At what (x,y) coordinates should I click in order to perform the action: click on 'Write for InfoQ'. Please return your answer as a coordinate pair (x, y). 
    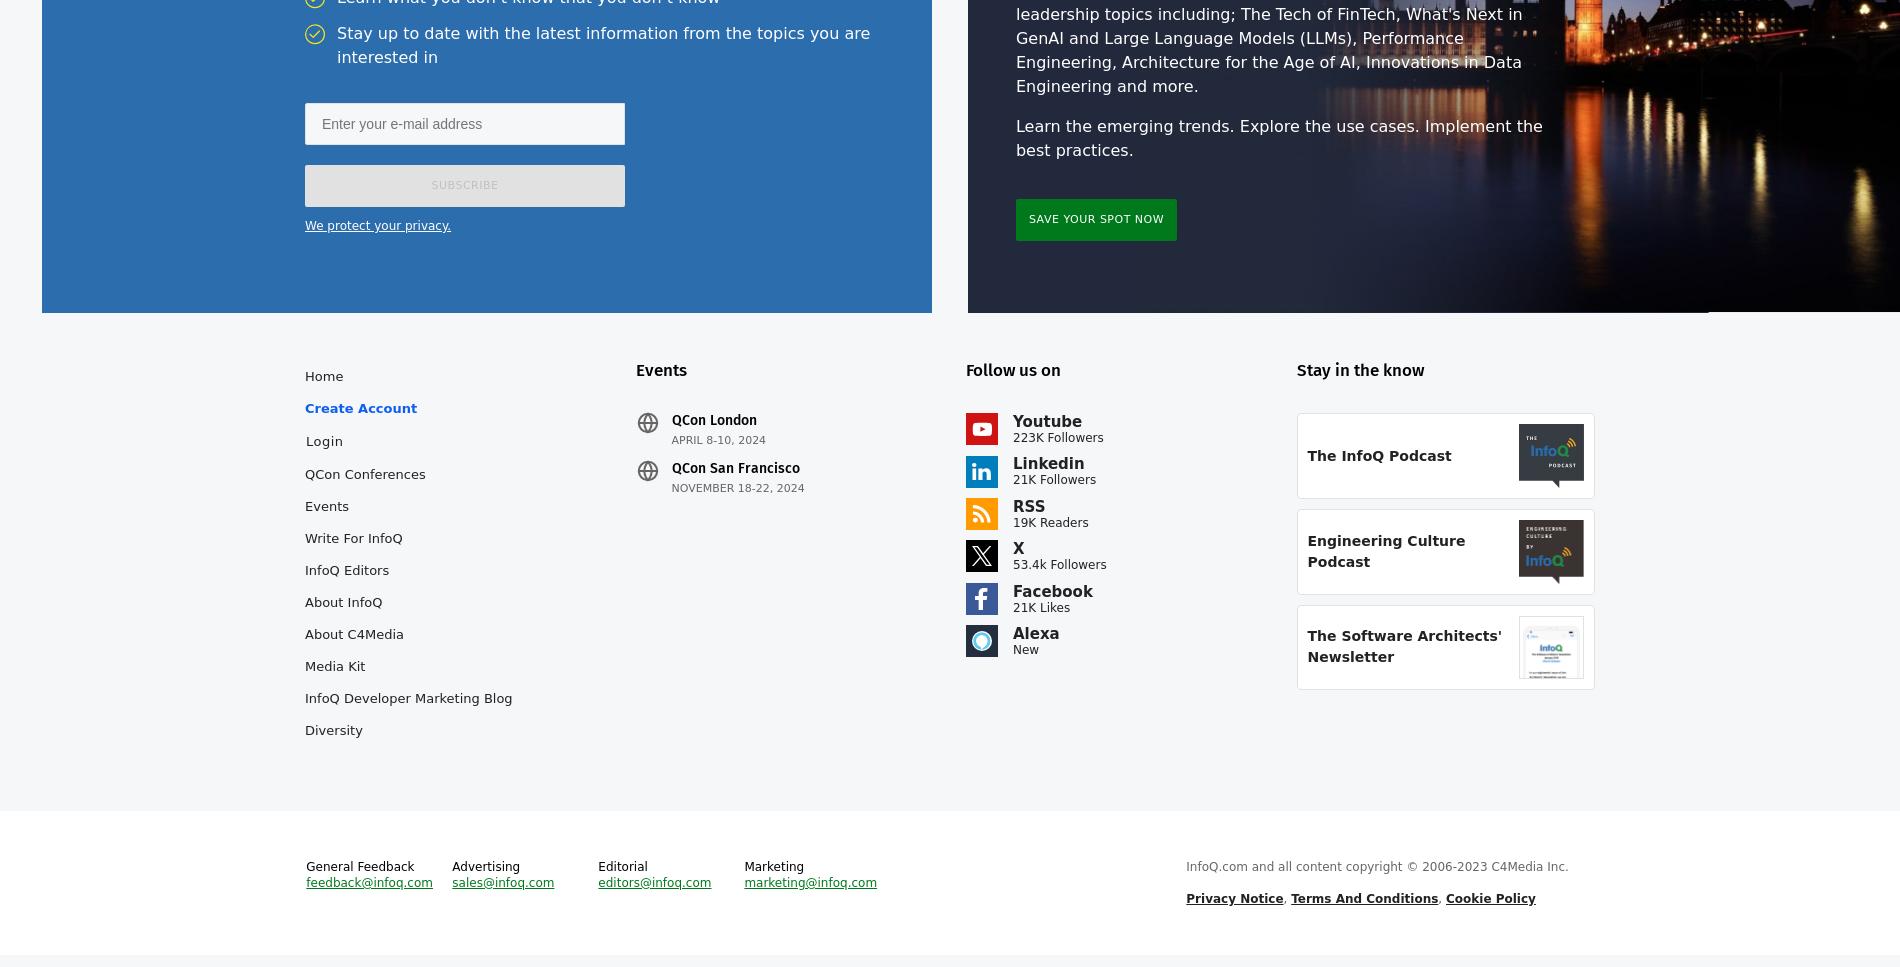
    Looking at the image, I should click on (352, 550).